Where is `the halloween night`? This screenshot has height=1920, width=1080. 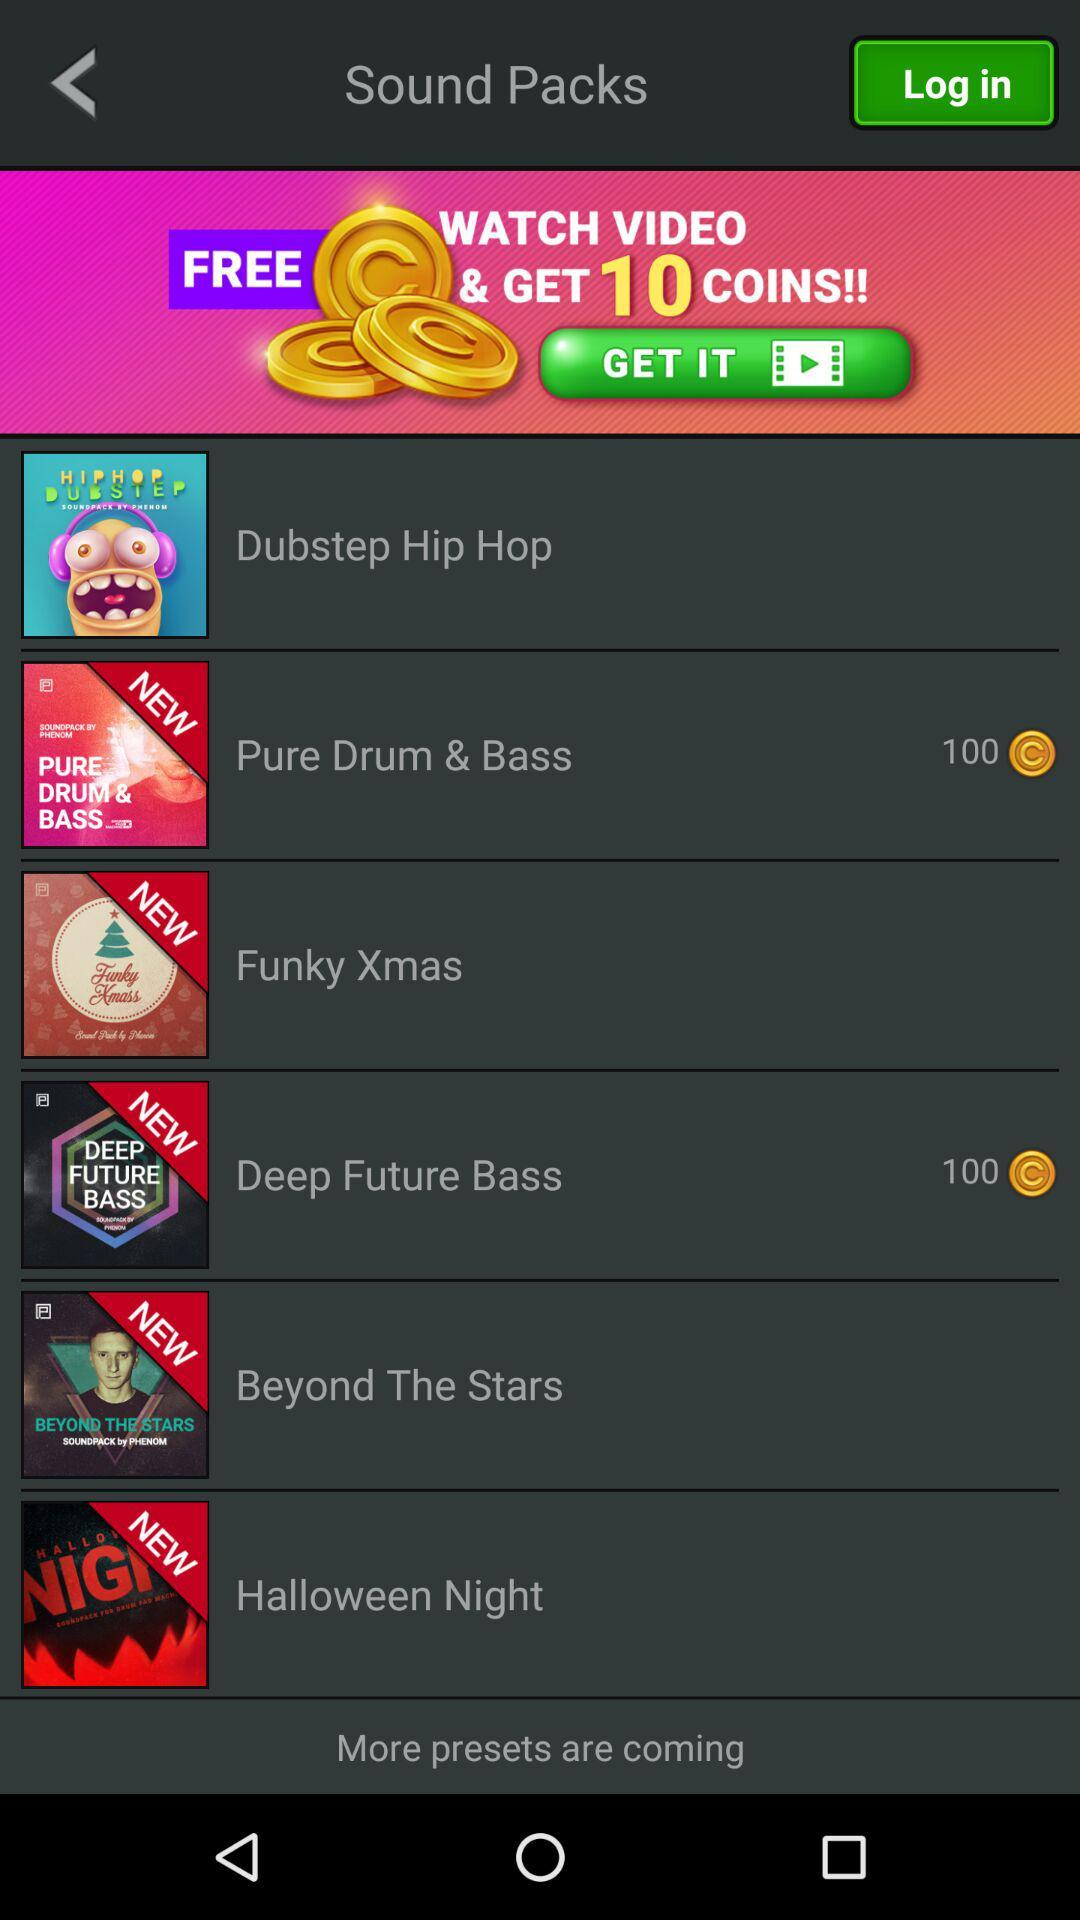 the halloween night is located at coordinates (389, 1592).